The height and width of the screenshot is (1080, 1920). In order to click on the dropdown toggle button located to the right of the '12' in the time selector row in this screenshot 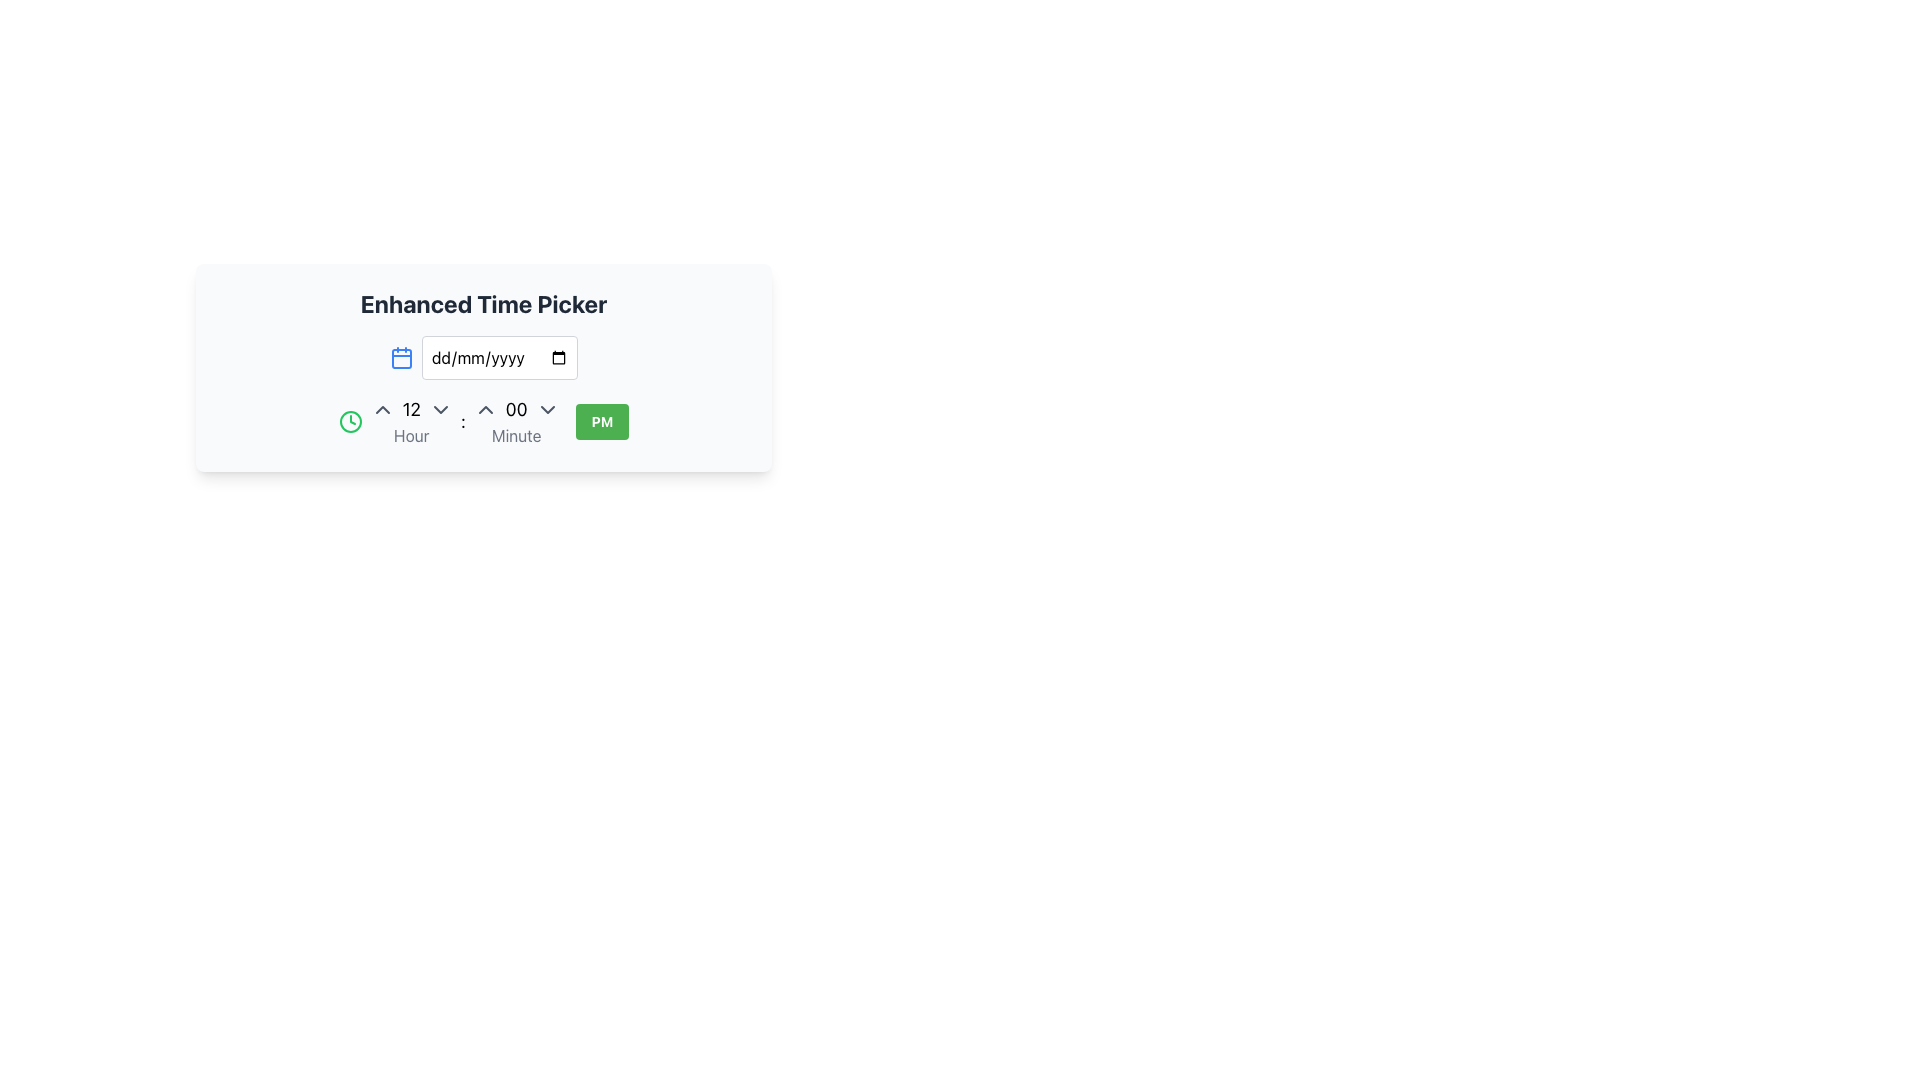, I will do `click(439, 408)`.